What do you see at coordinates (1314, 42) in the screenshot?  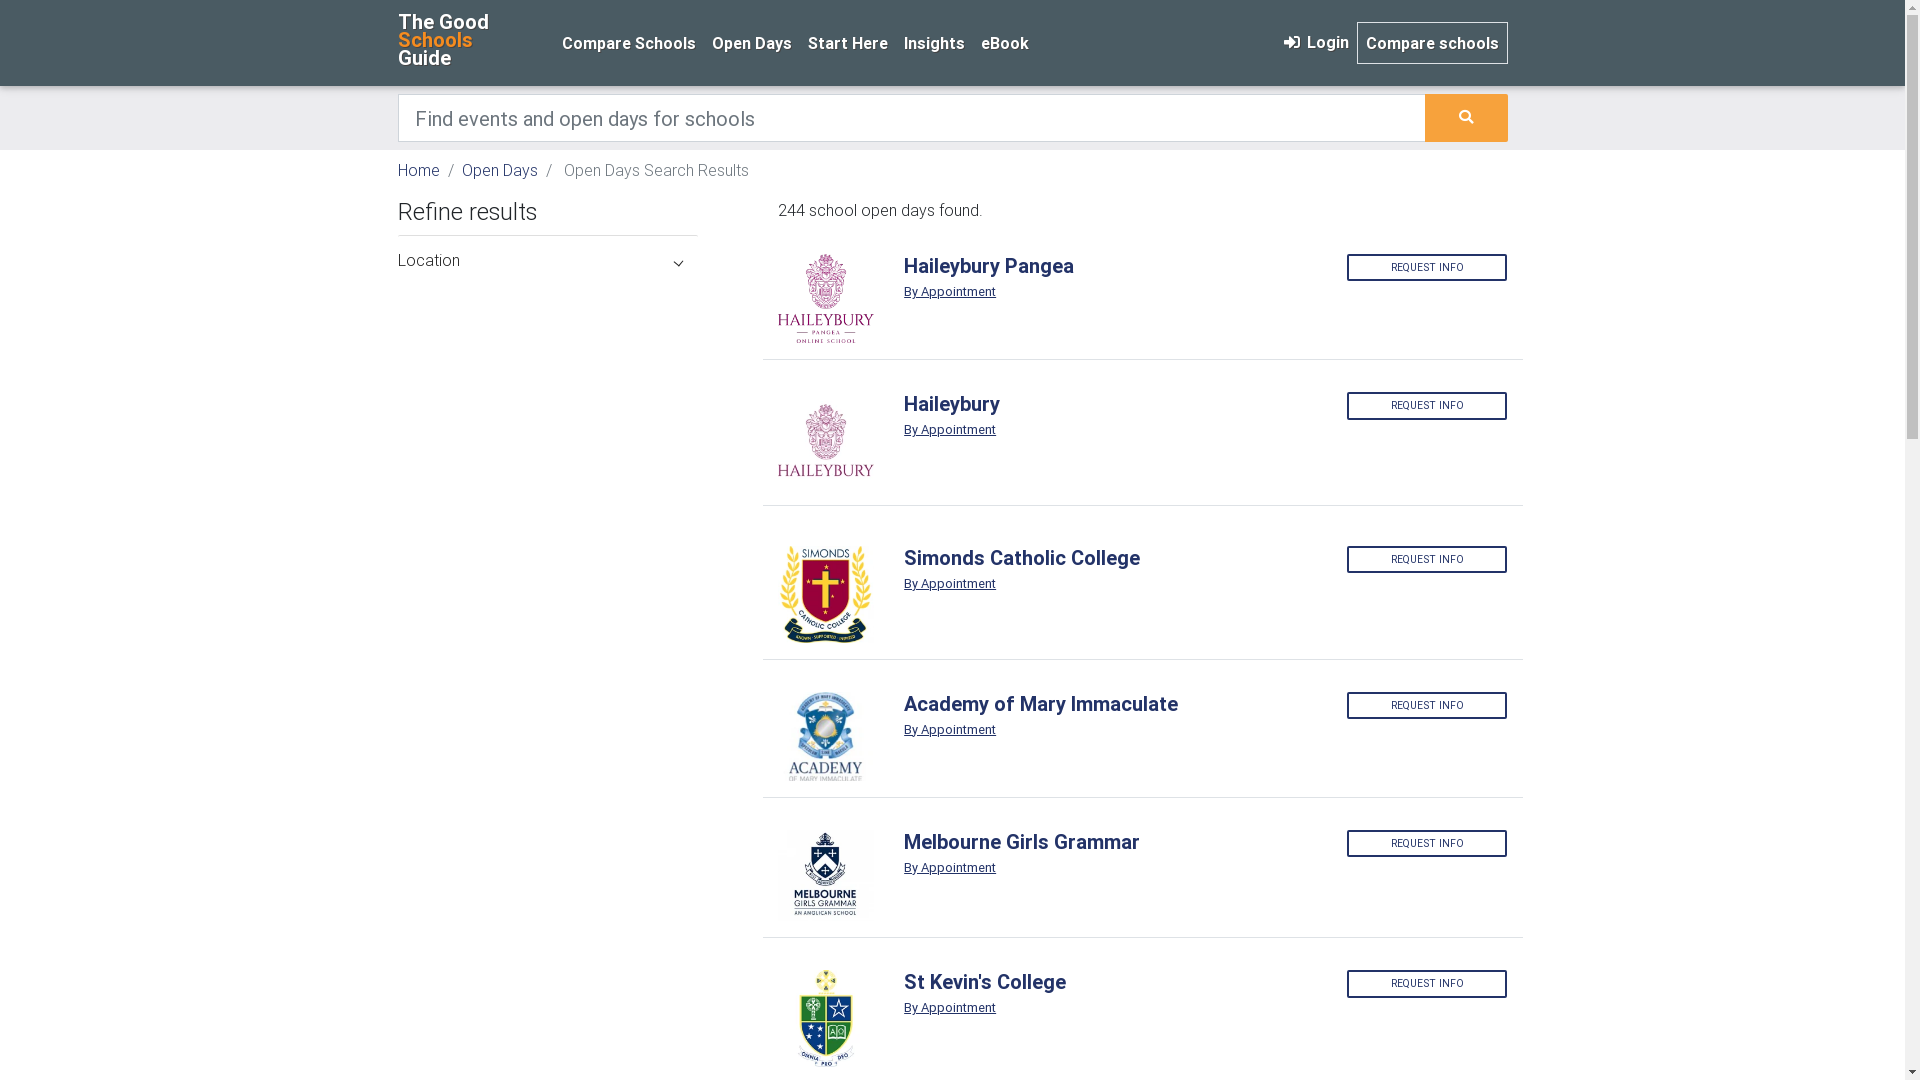 I see `'Login'` at bounding box center [1314, 42].